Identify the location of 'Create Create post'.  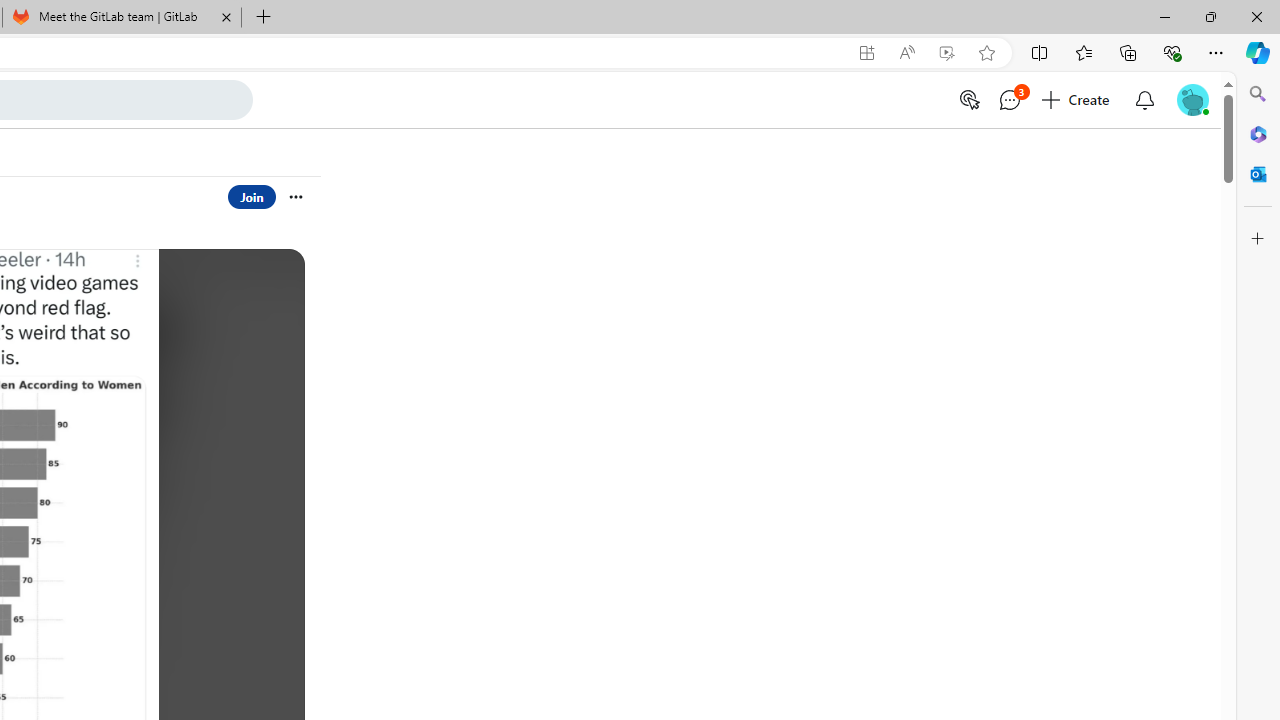
(1076, 100).